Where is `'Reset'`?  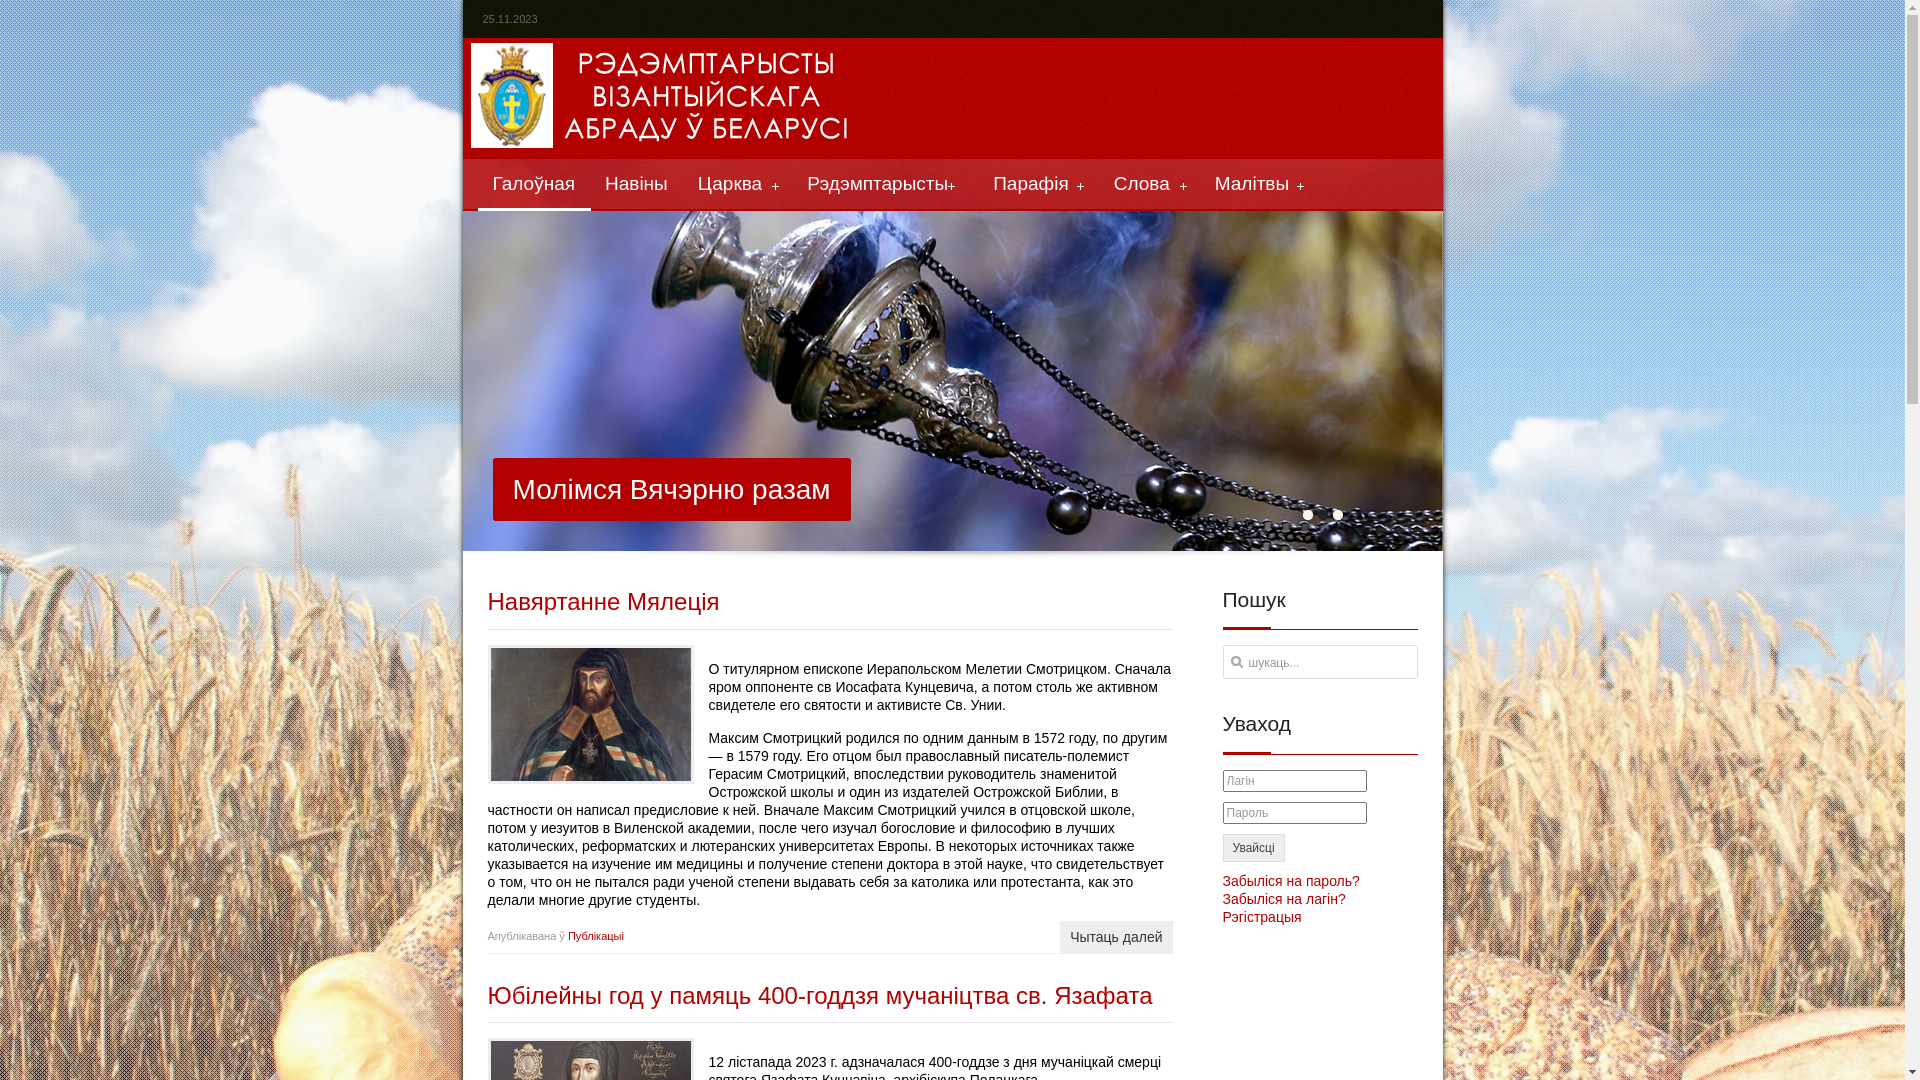 'Reset' is located at coordinates (4, 3).